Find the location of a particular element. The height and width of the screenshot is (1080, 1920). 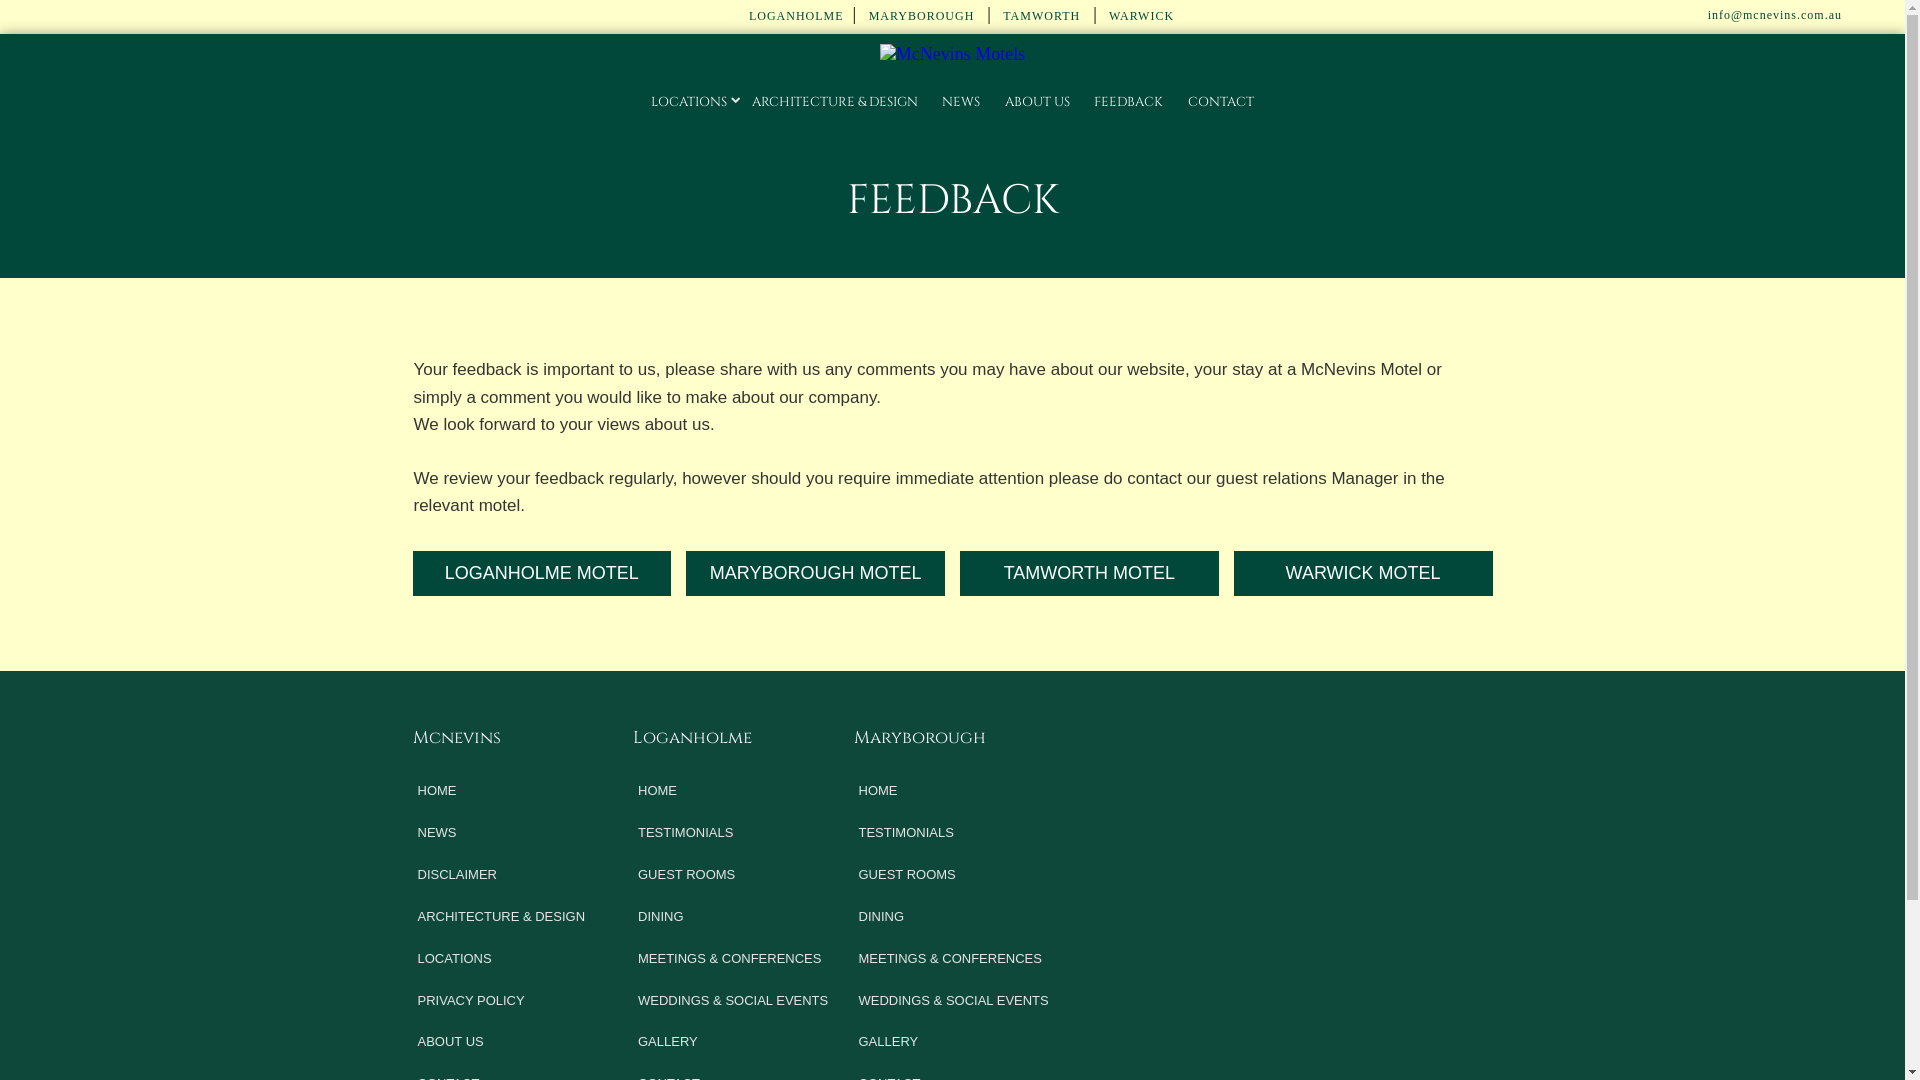

'HOME' is located at coordinates (503, 789).